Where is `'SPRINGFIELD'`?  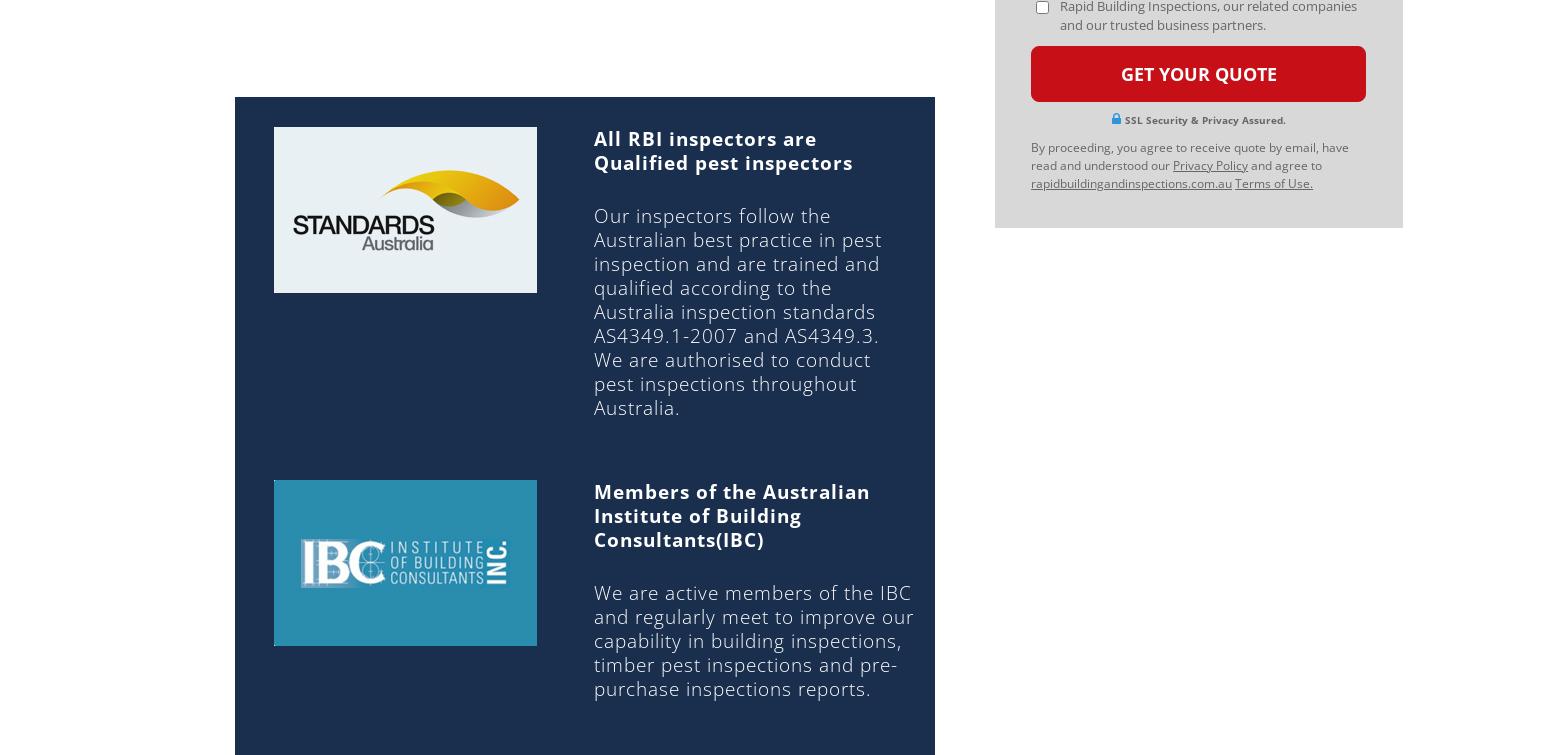
'SPRINGFIELD' is located at coordinates (836, 484).